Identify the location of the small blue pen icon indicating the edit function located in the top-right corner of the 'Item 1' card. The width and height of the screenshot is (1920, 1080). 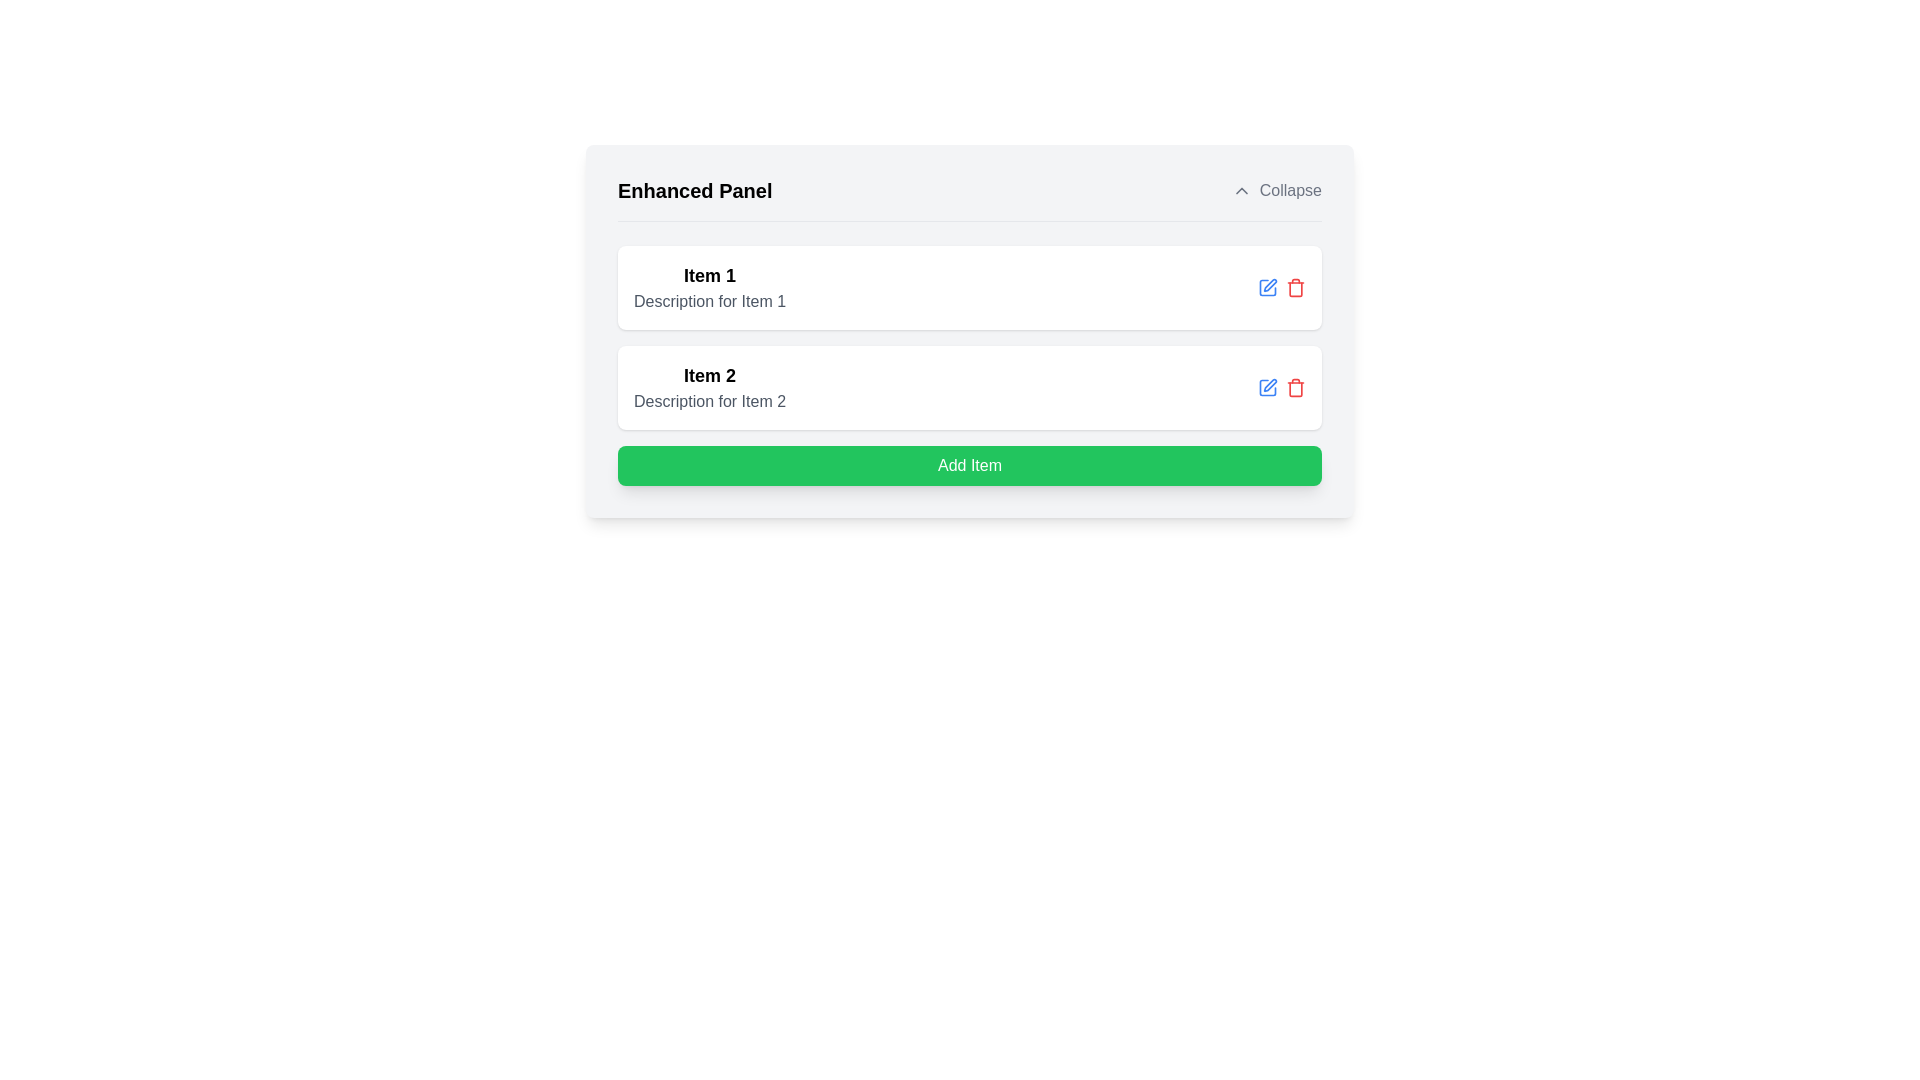
(1266, 288).